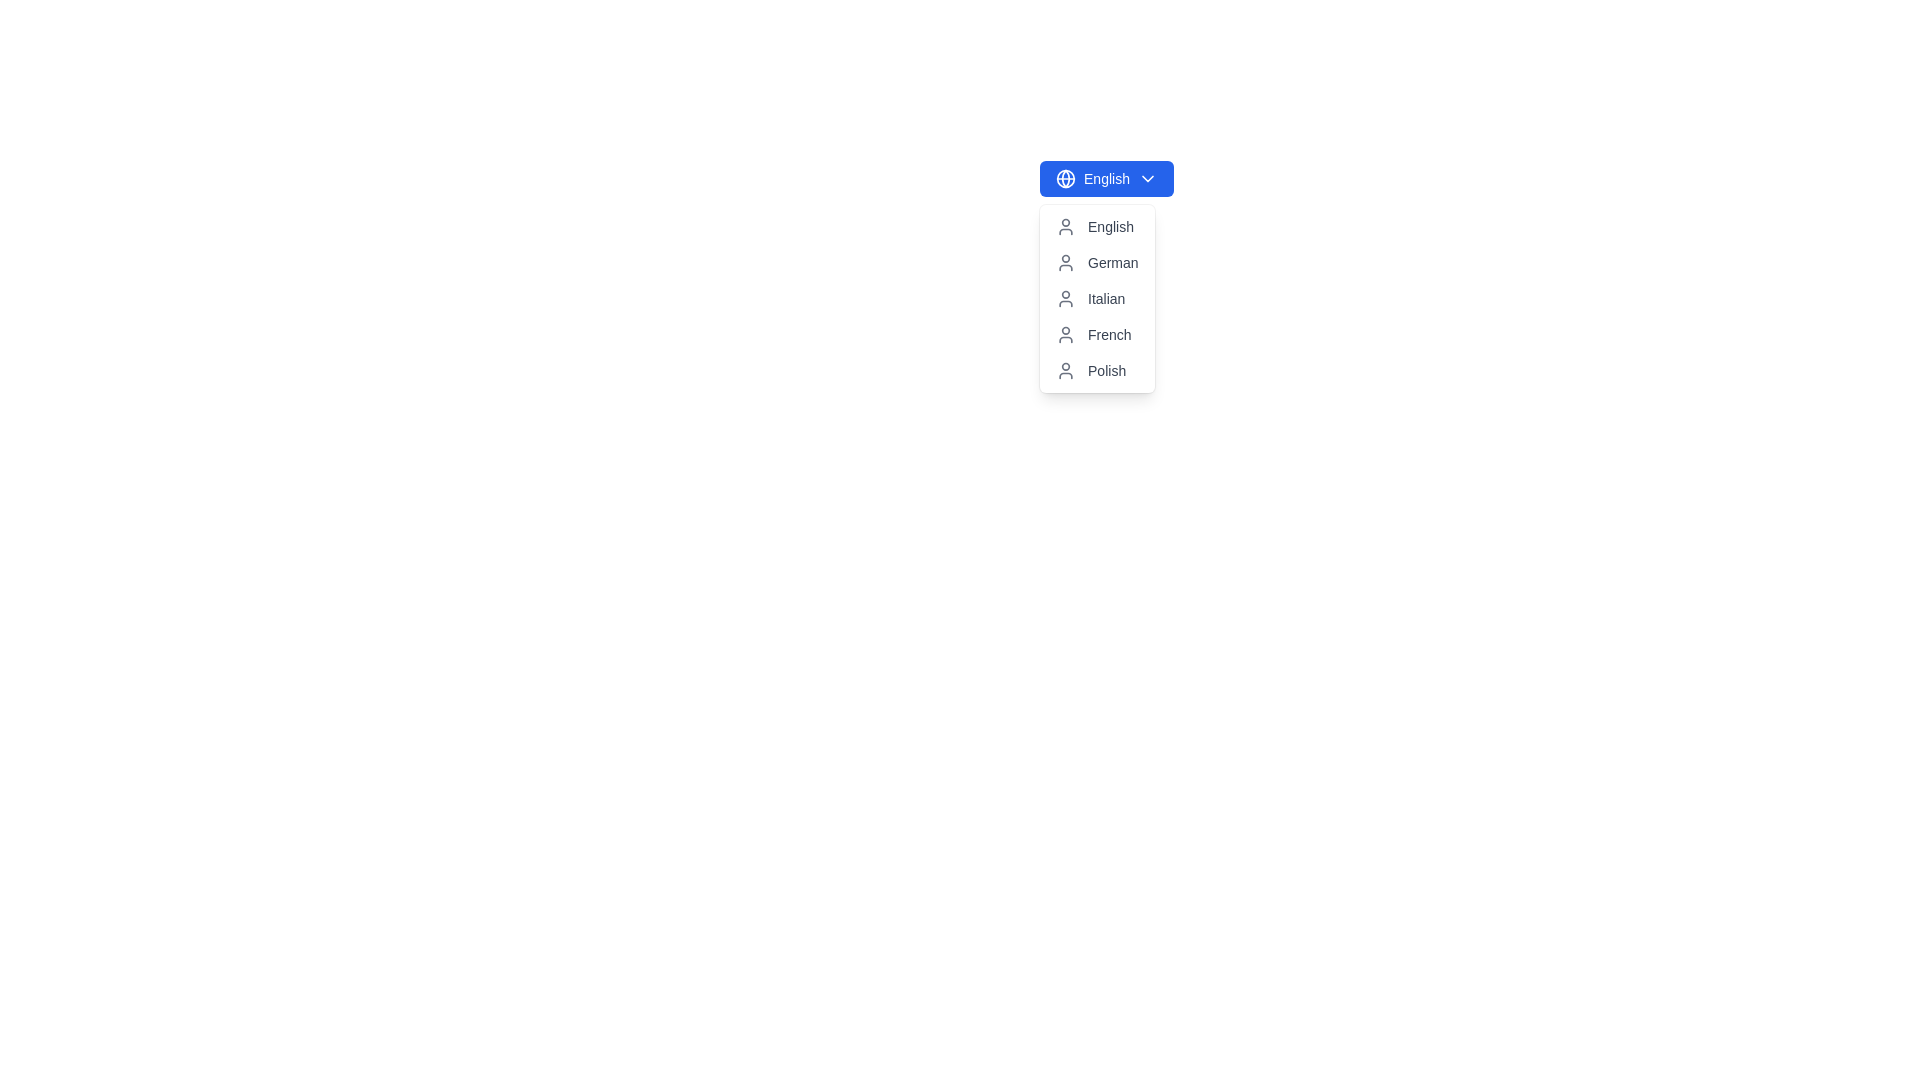 Image resolution: width=1920 pixels, height=1080 pixels. What do you see at coordinates (1096, 299) in the screenshot?
I see `the 'Italian' option in the dropdown menu, which is the third item below the 'English' button` at bounding box center [1096, 299].